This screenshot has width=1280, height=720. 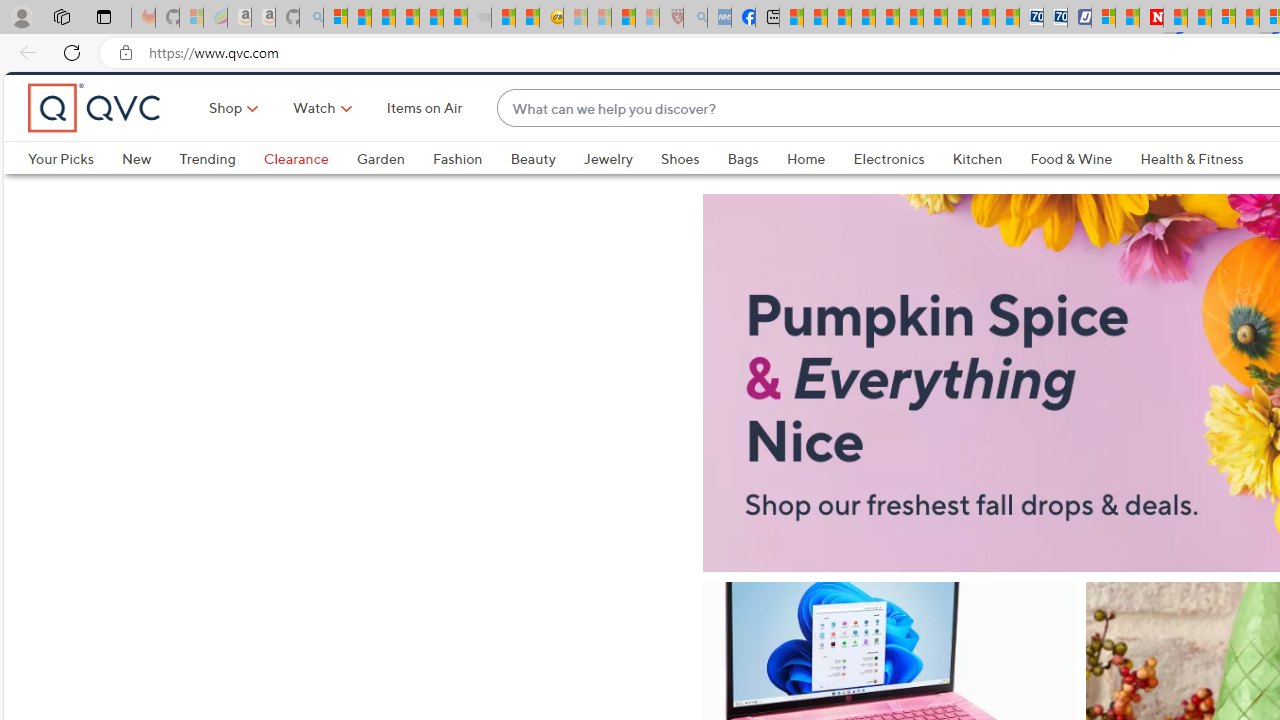 What do you see at coordinates (1197, 192) in the screenshot?
I see `'Health & Fitness'` at bounding box center [1197, 192].